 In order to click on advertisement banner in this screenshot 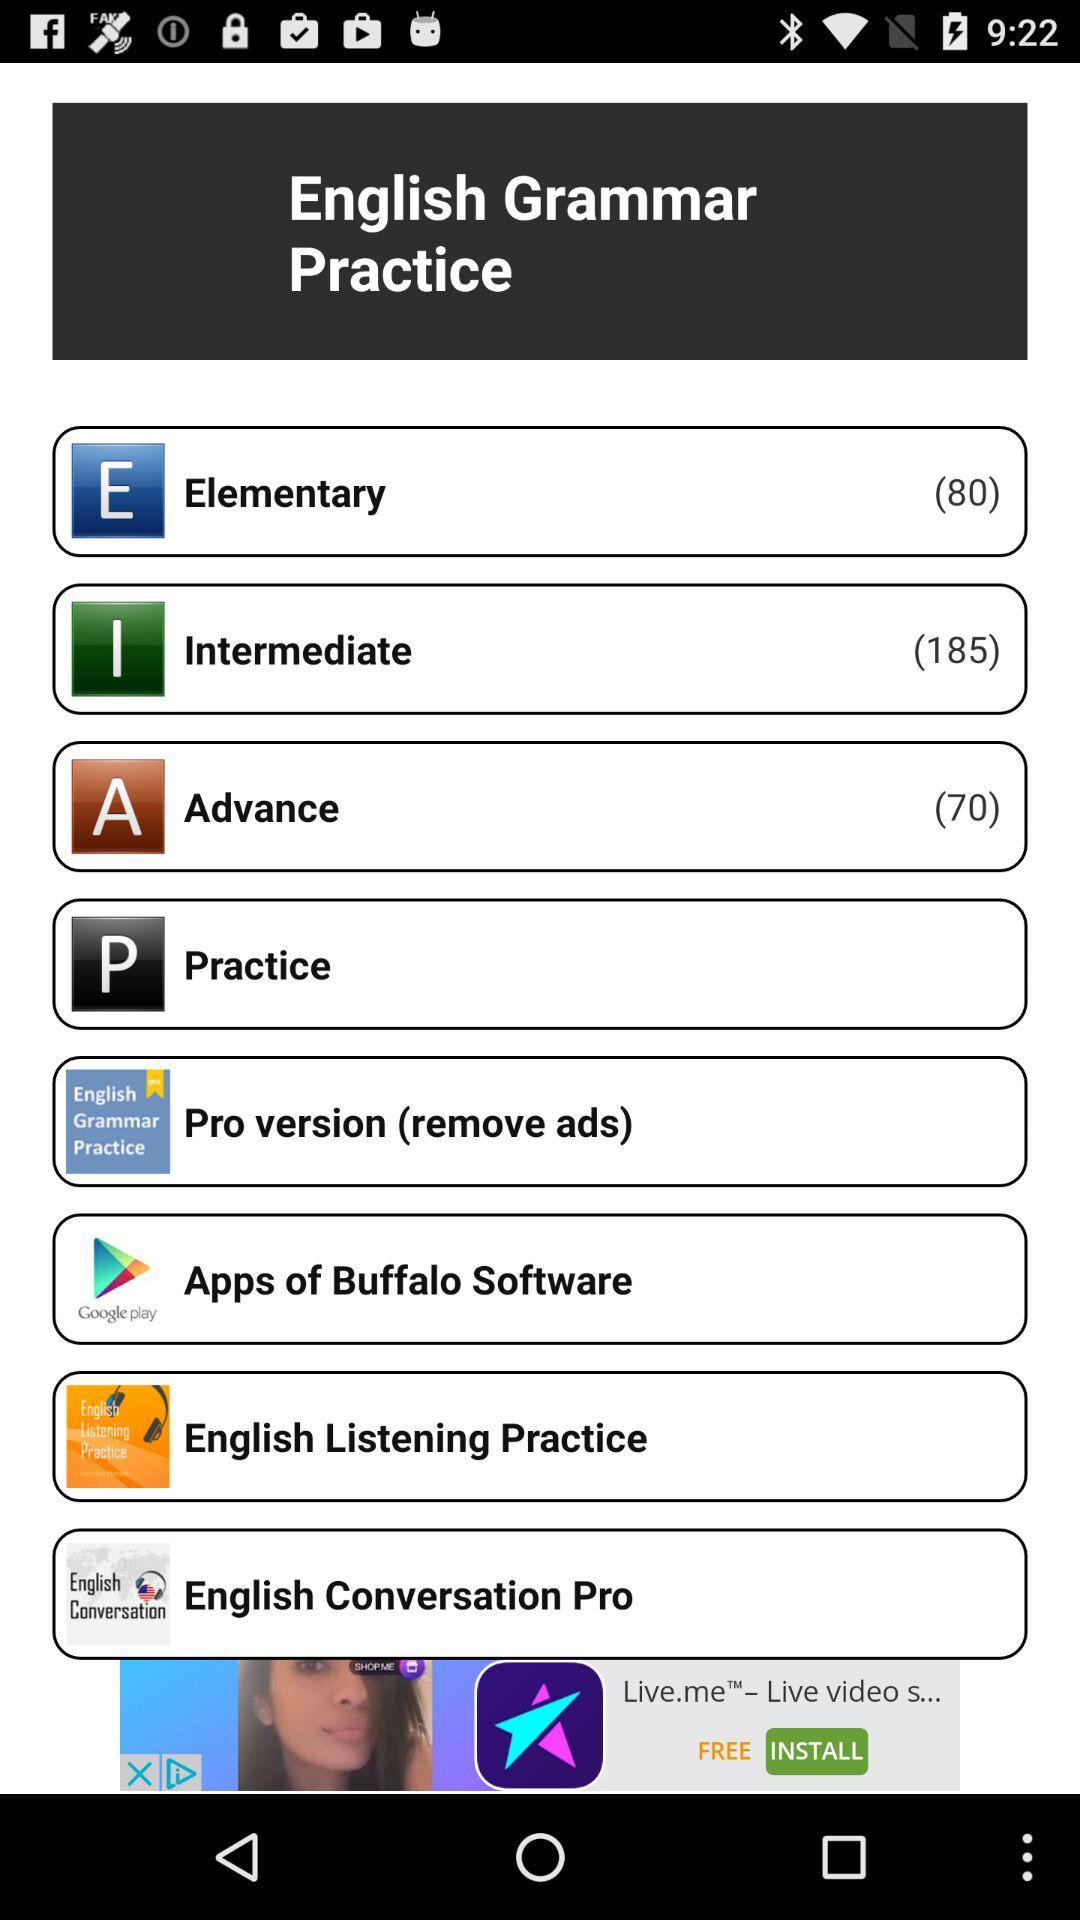, I will do `click(540, 1724)`.